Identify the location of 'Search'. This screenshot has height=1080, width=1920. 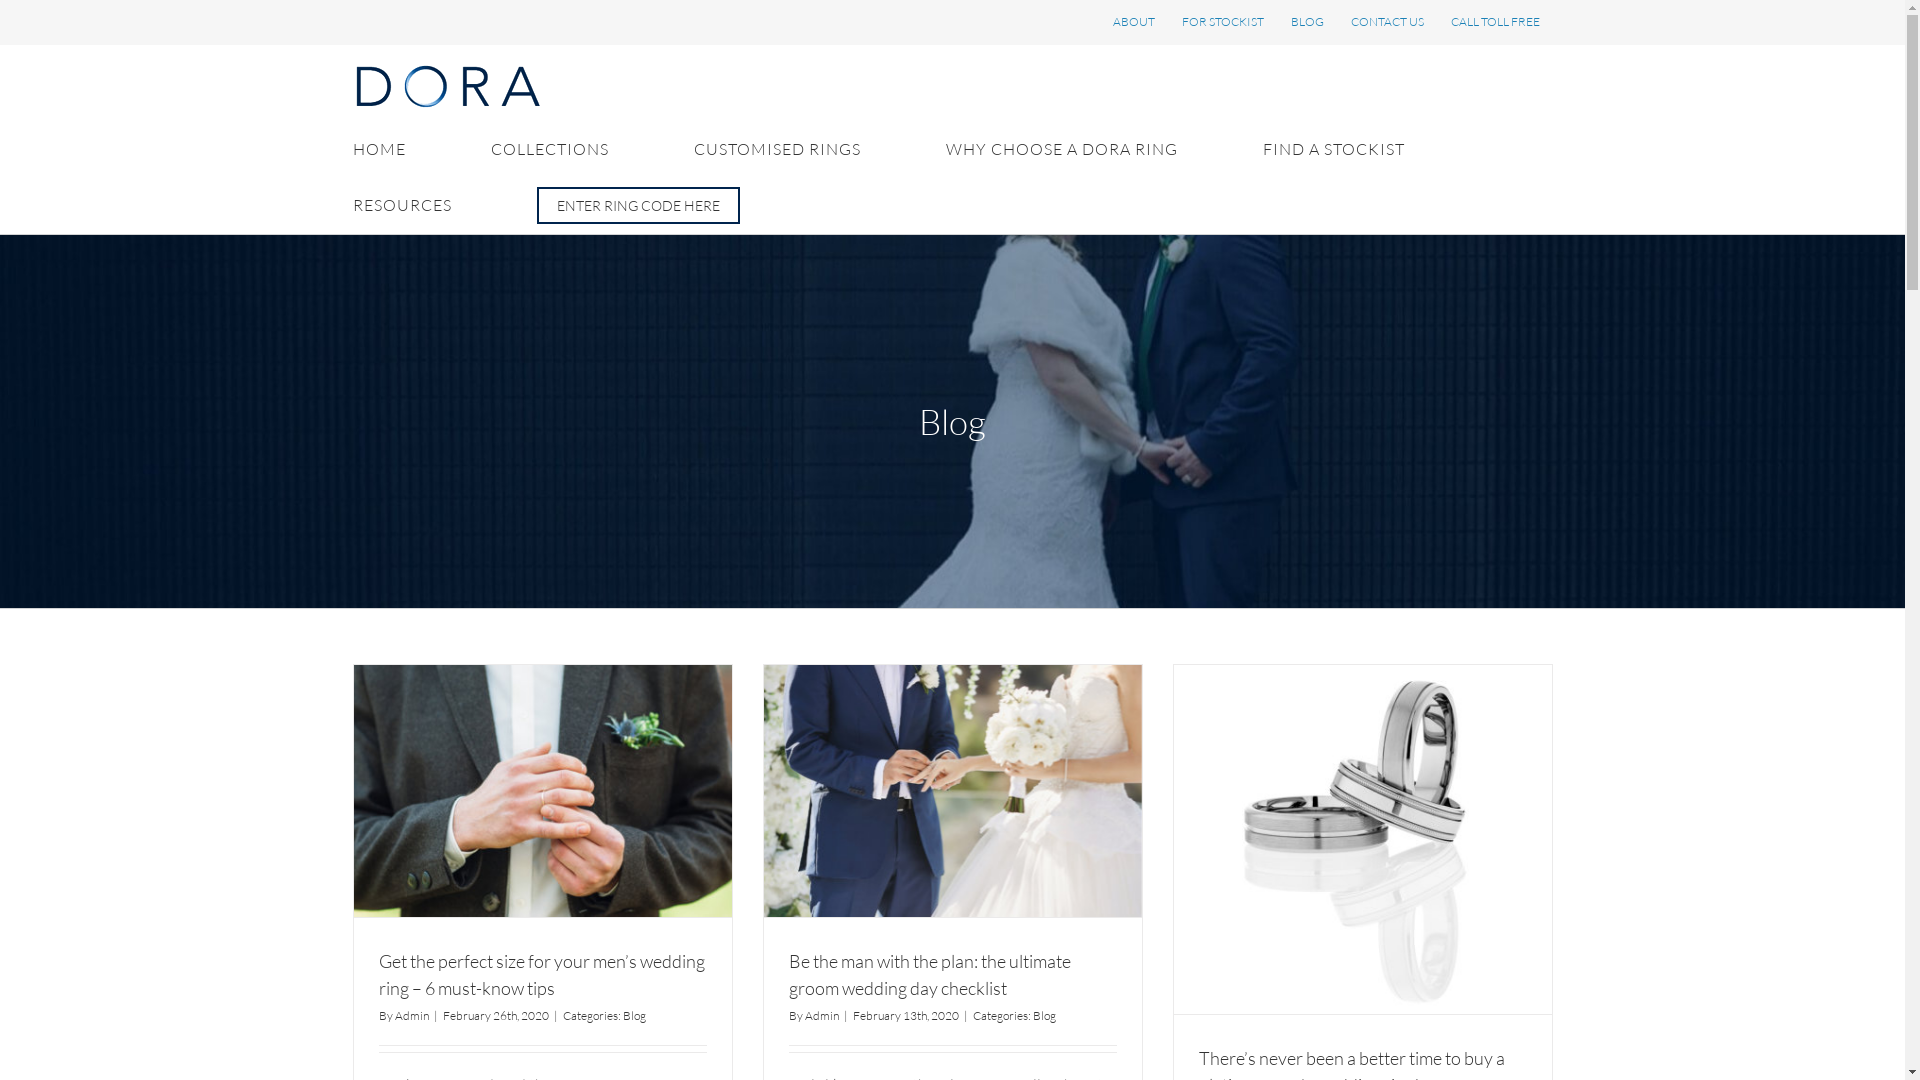
(636, 204).